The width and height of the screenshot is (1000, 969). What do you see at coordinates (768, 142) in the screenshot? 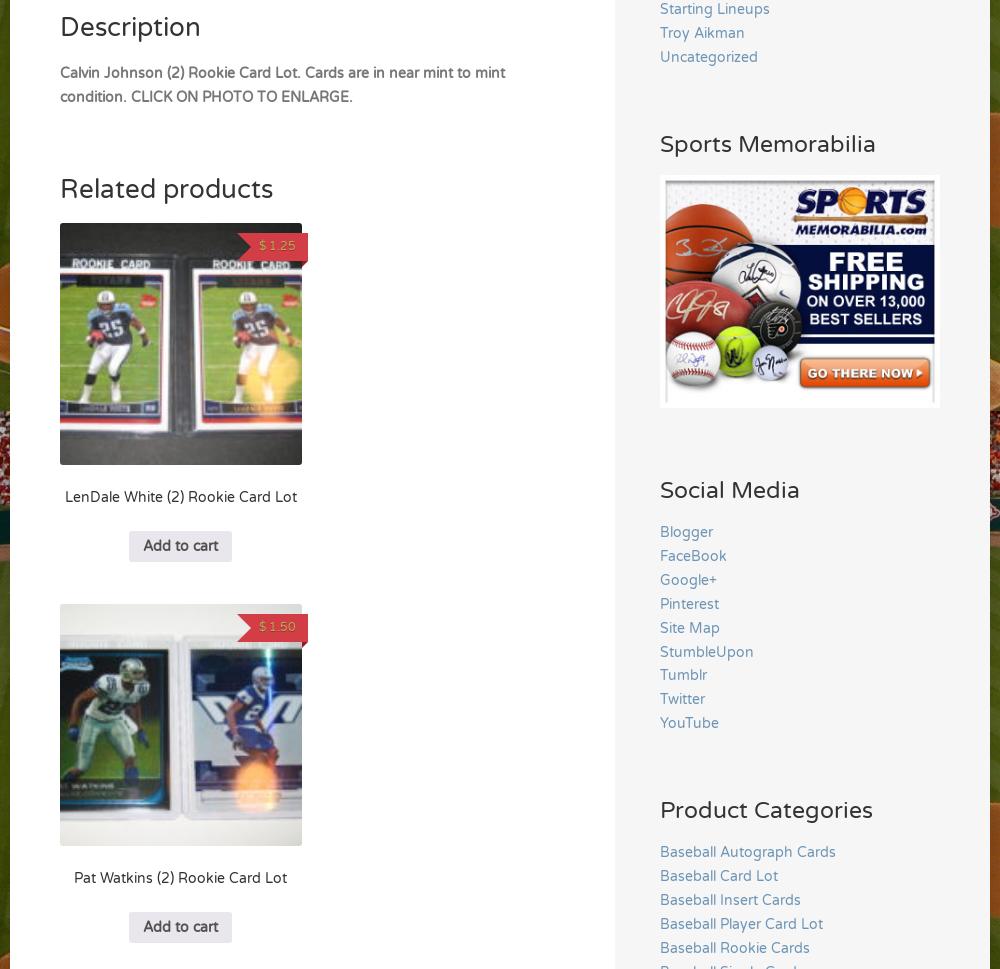
I see `'Sports Memorabilia'` at bounding box center [768, 142].